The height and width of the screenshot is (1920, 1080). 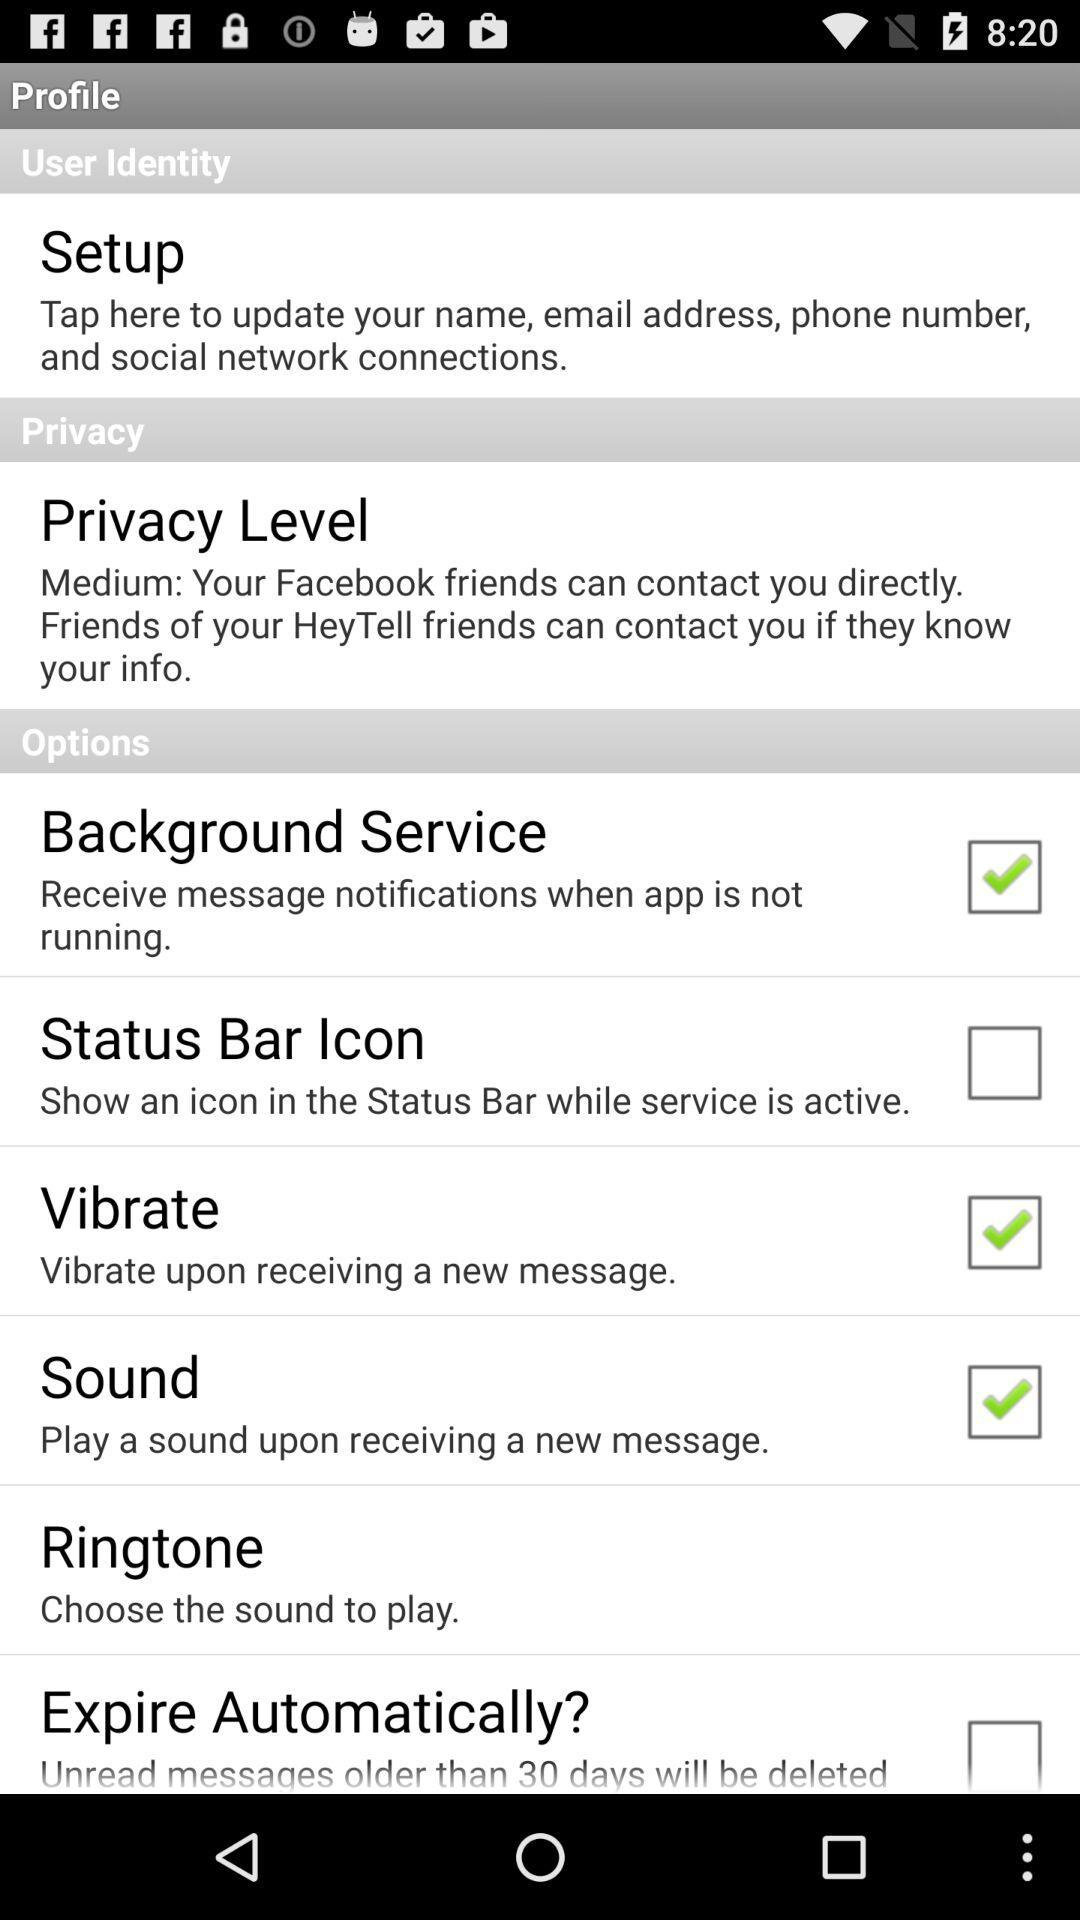 I want to click on the choose the sound app, so click(x=249, y=1608).